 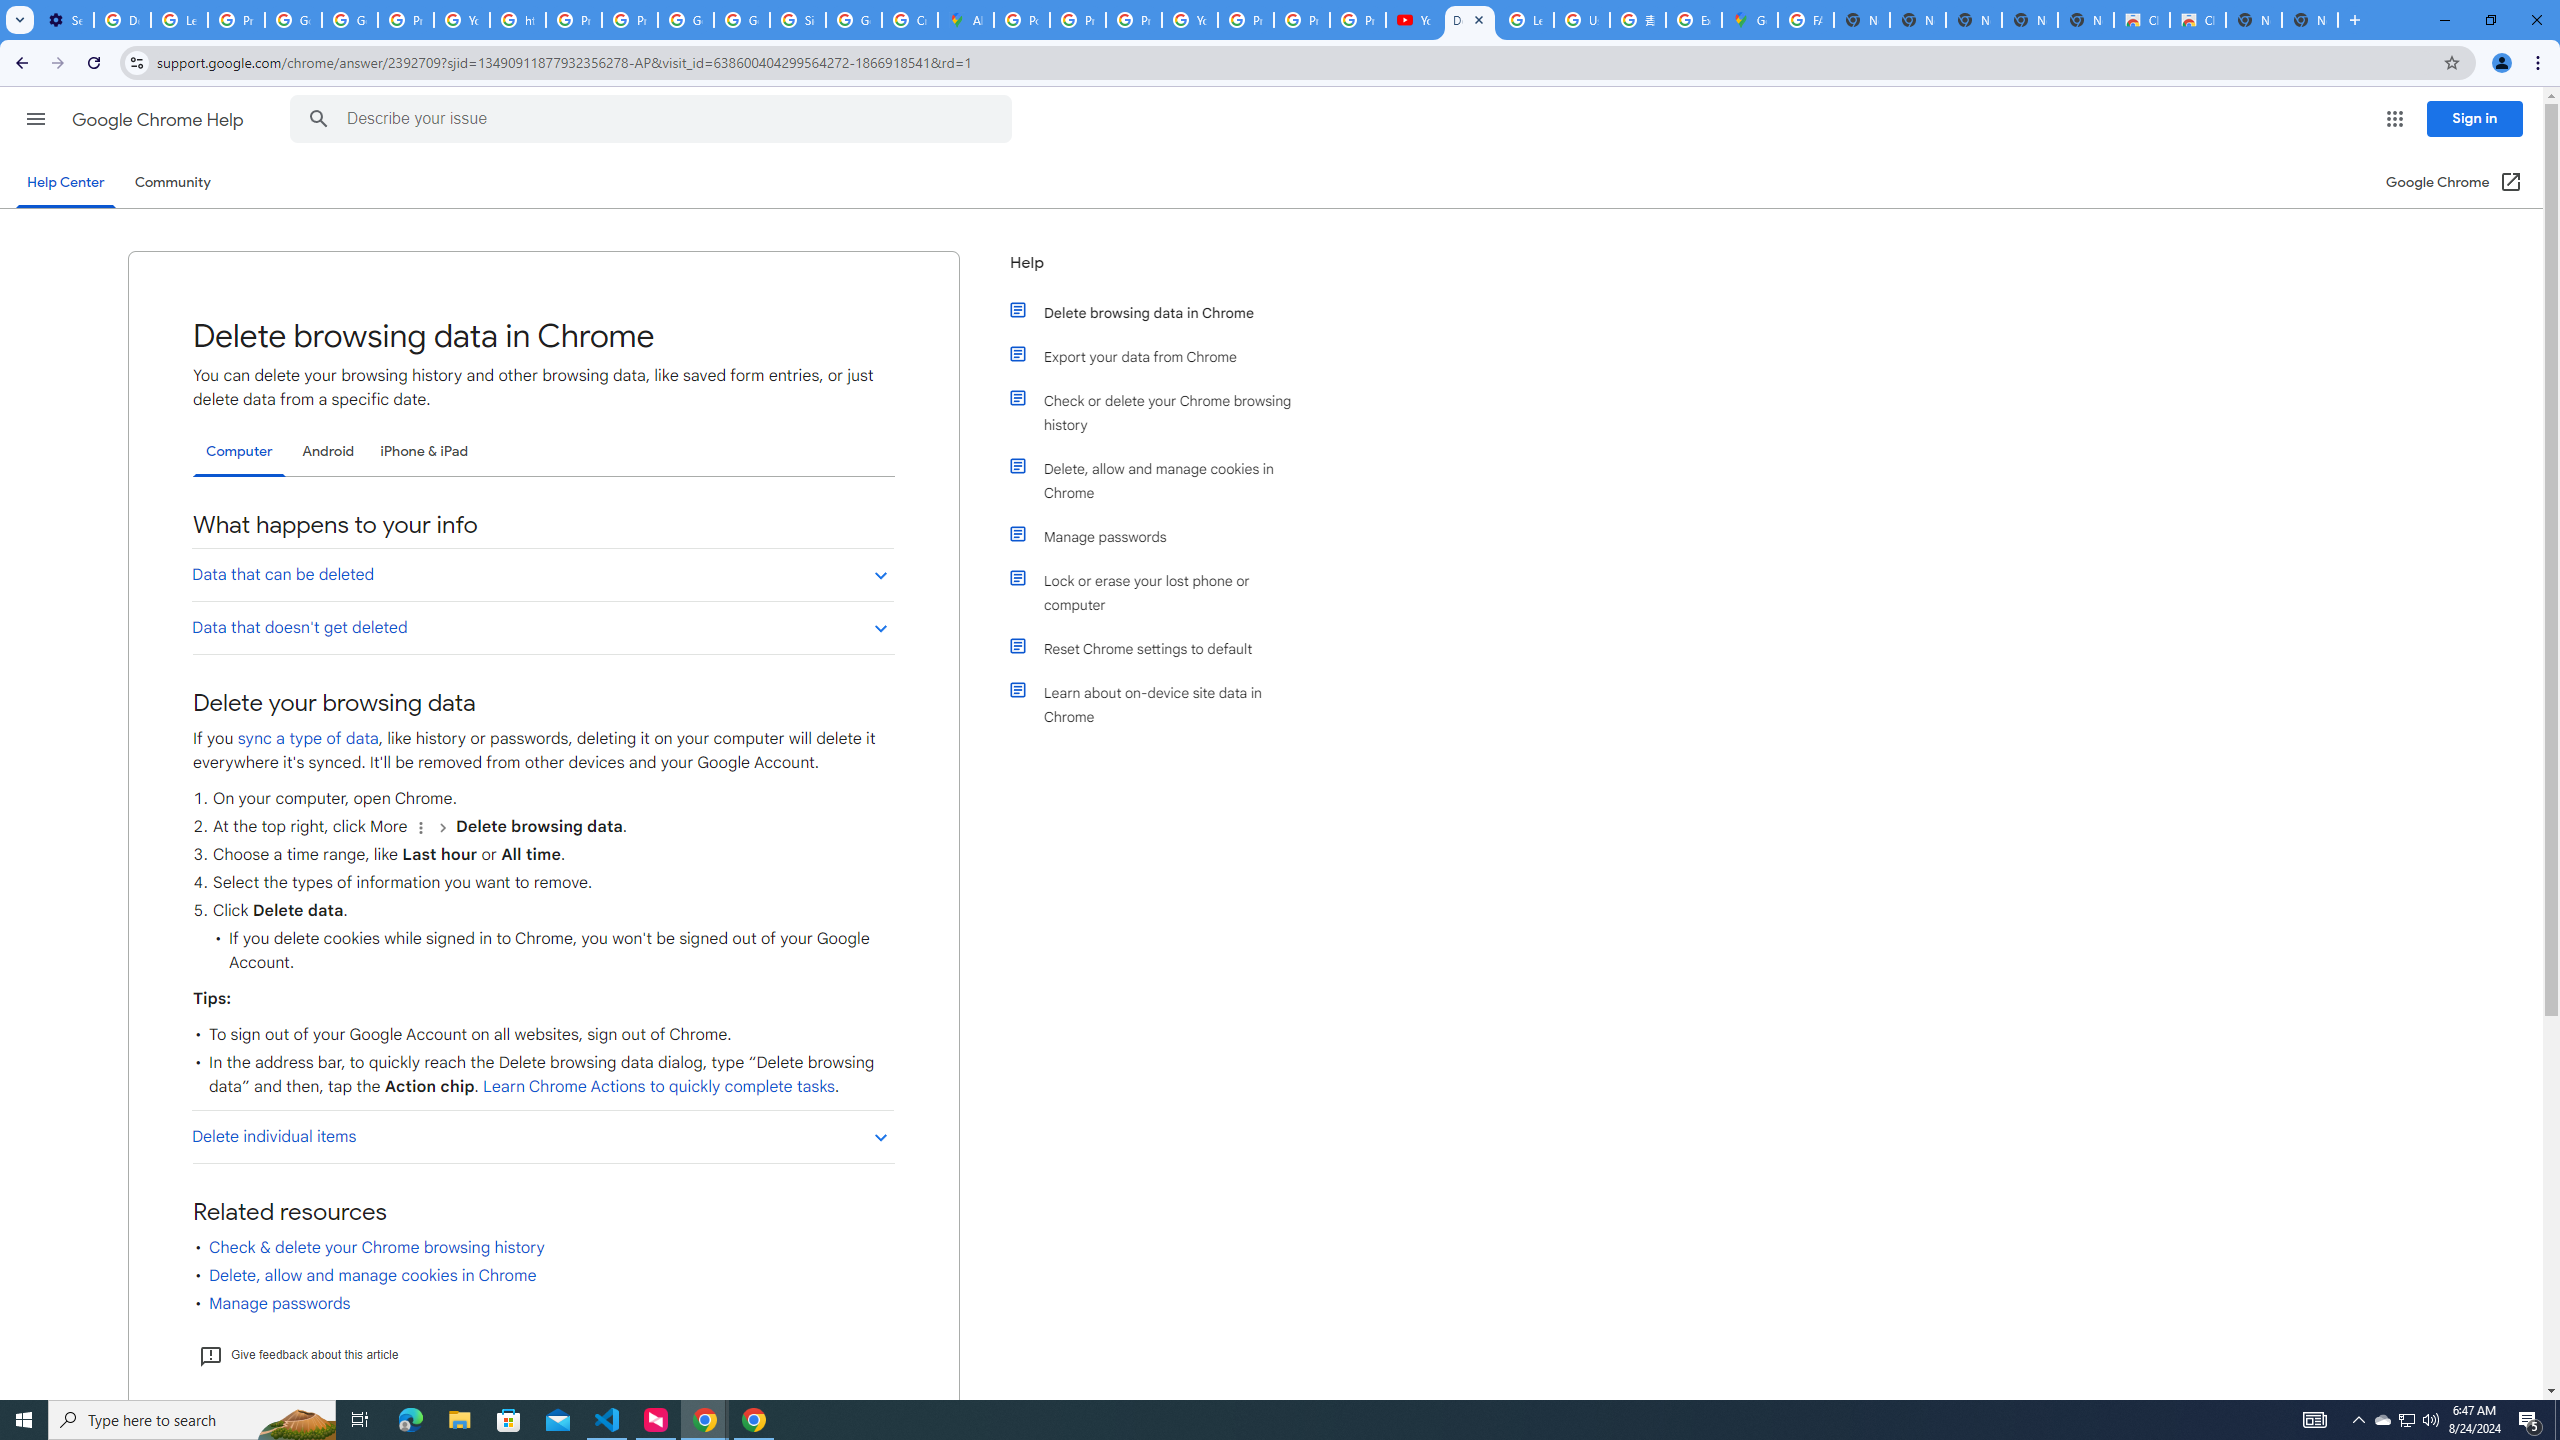 What do you see at coordinates (517, 19) in the screenshot?
I see `'https://scholar.google.com/'` at bounding box center [517, 19].